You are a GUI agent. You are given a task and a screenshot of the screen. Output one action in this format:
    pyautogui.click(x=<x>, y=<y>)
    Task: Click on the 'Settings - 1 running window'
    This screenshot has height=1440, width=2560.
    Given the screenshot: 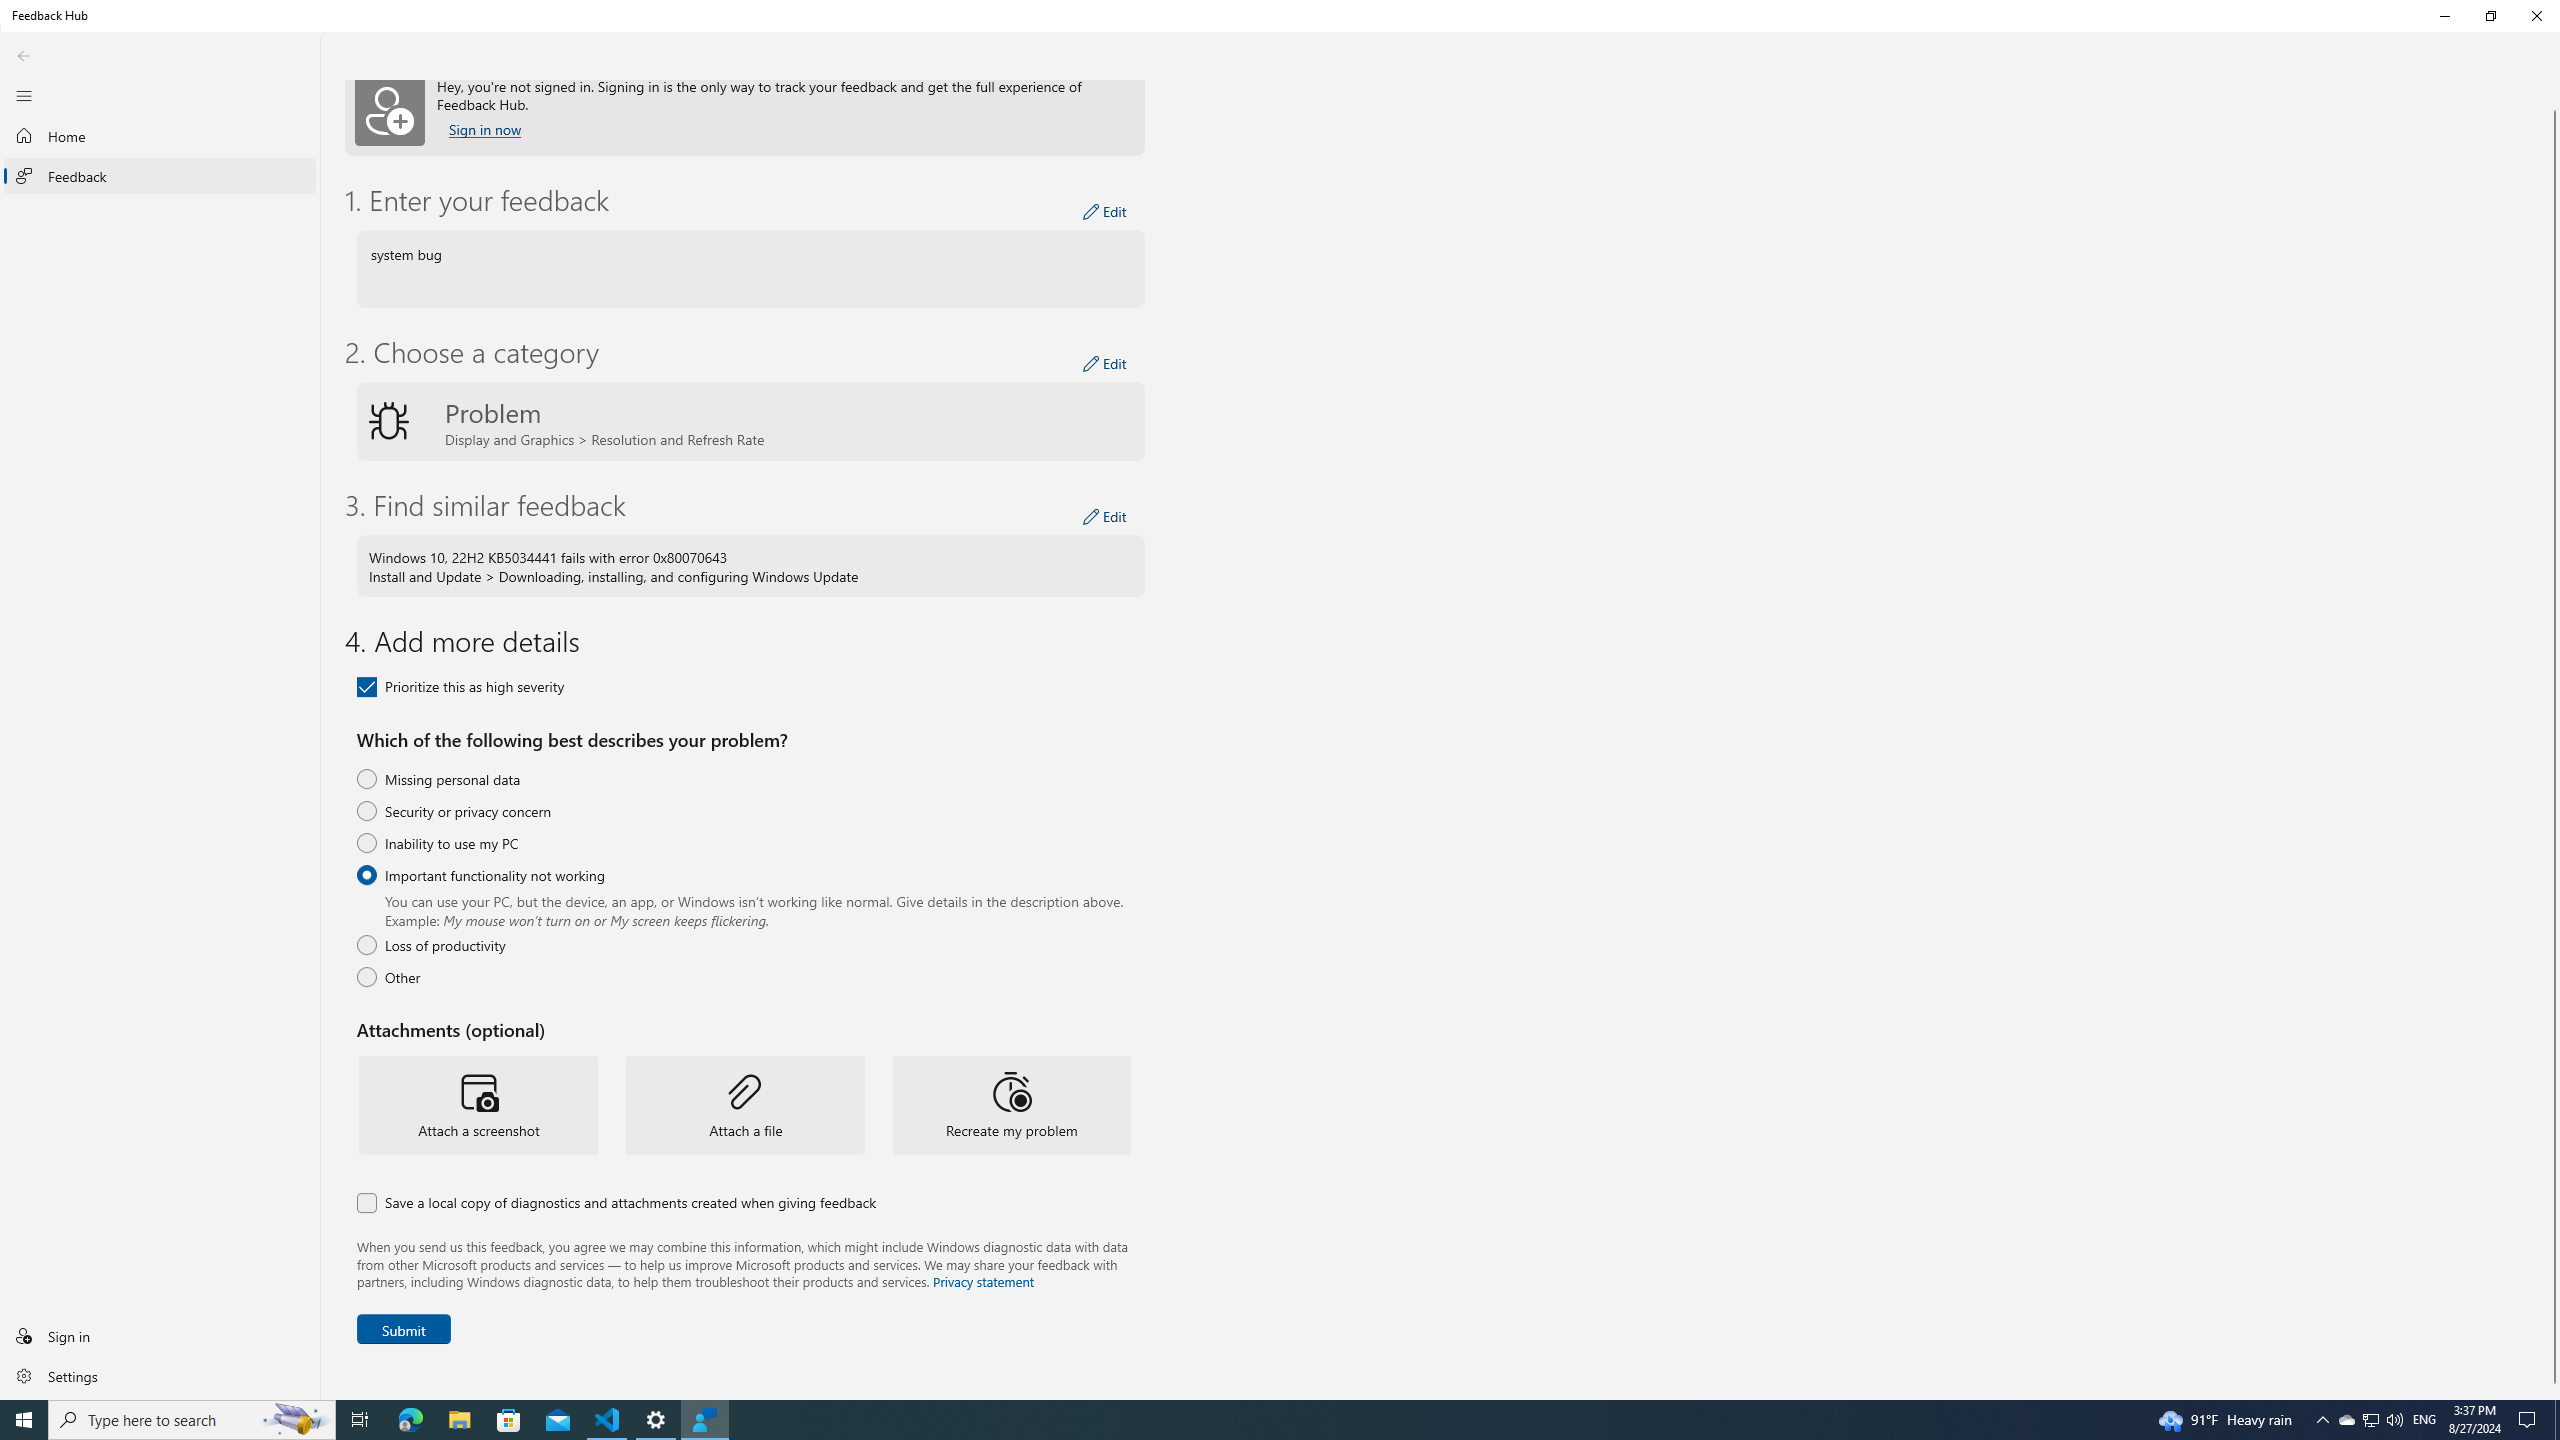 What is the action you would take?
    pyautogui.click(x=656, y=1418)
    